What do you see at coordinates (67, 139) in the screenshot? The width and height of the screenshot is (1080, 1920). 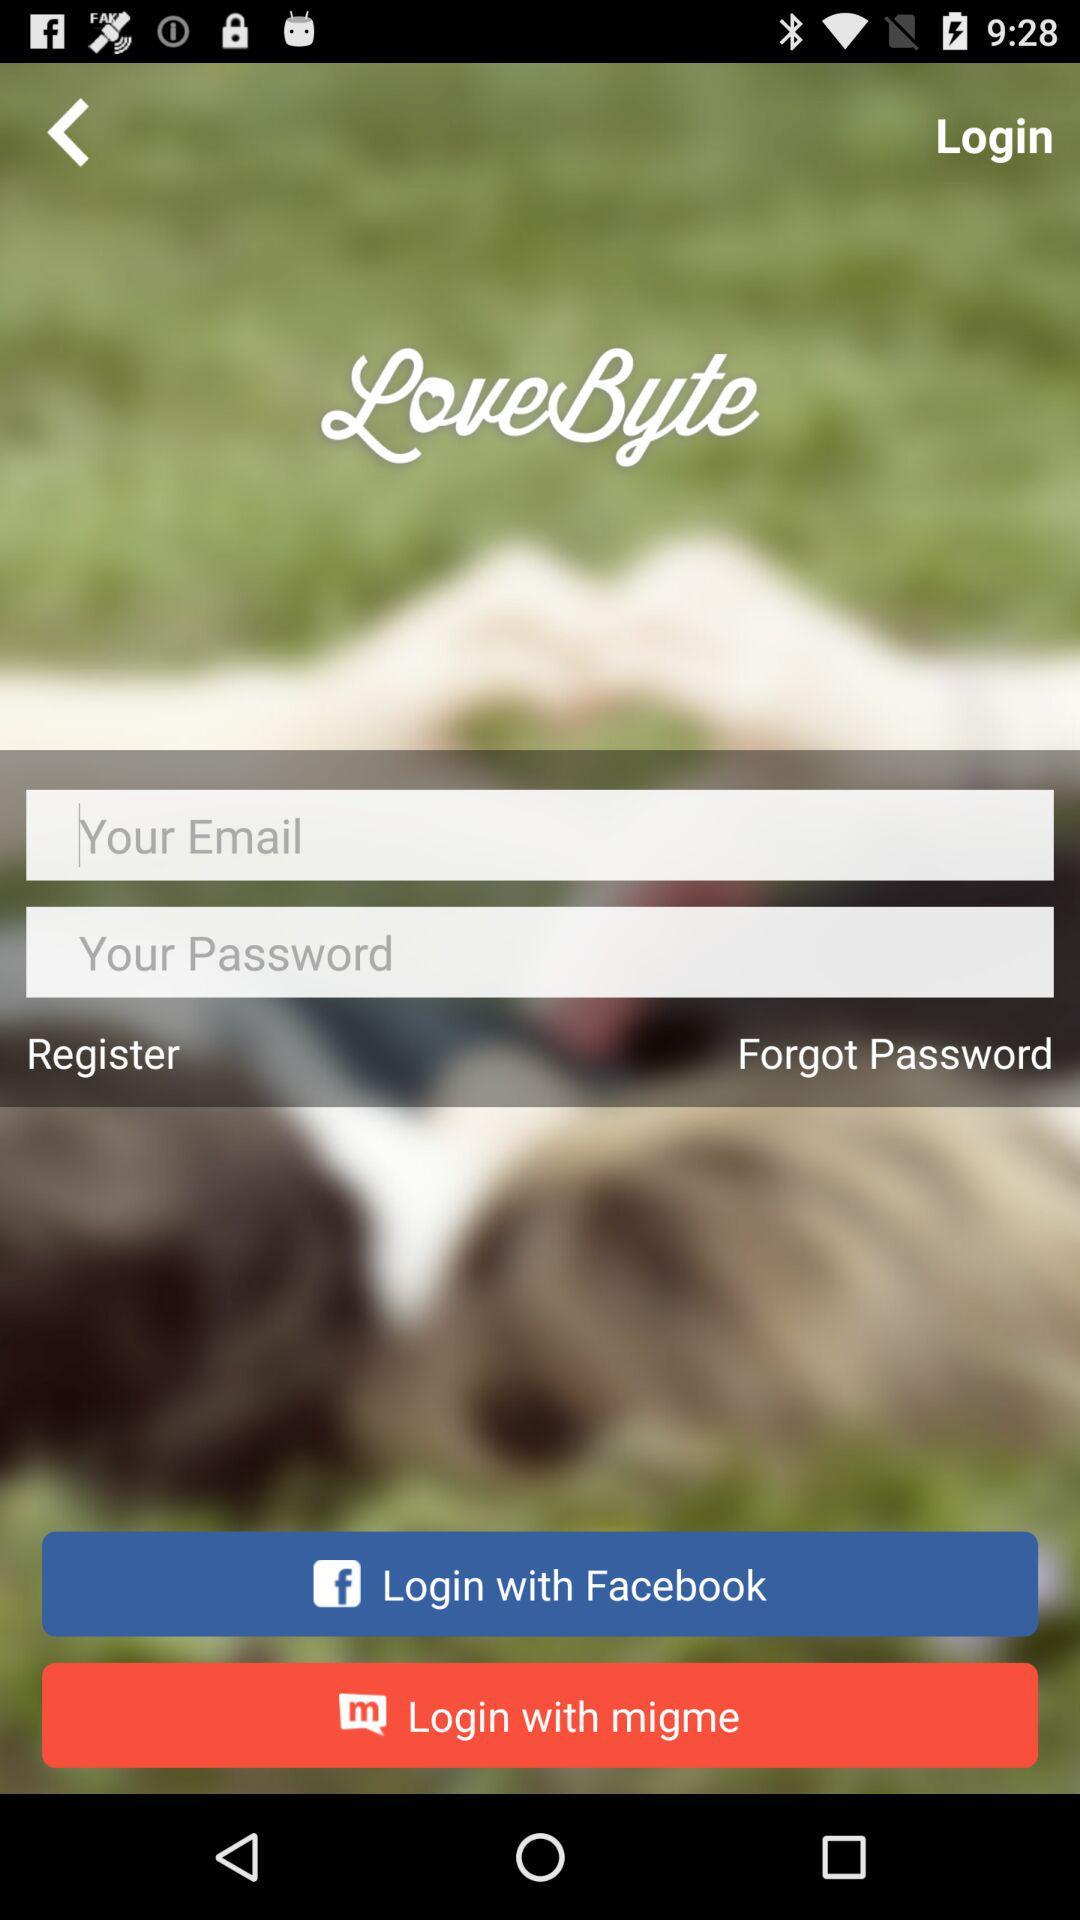 I see `the arrow_backward icon` at bounding box center [67, 139].